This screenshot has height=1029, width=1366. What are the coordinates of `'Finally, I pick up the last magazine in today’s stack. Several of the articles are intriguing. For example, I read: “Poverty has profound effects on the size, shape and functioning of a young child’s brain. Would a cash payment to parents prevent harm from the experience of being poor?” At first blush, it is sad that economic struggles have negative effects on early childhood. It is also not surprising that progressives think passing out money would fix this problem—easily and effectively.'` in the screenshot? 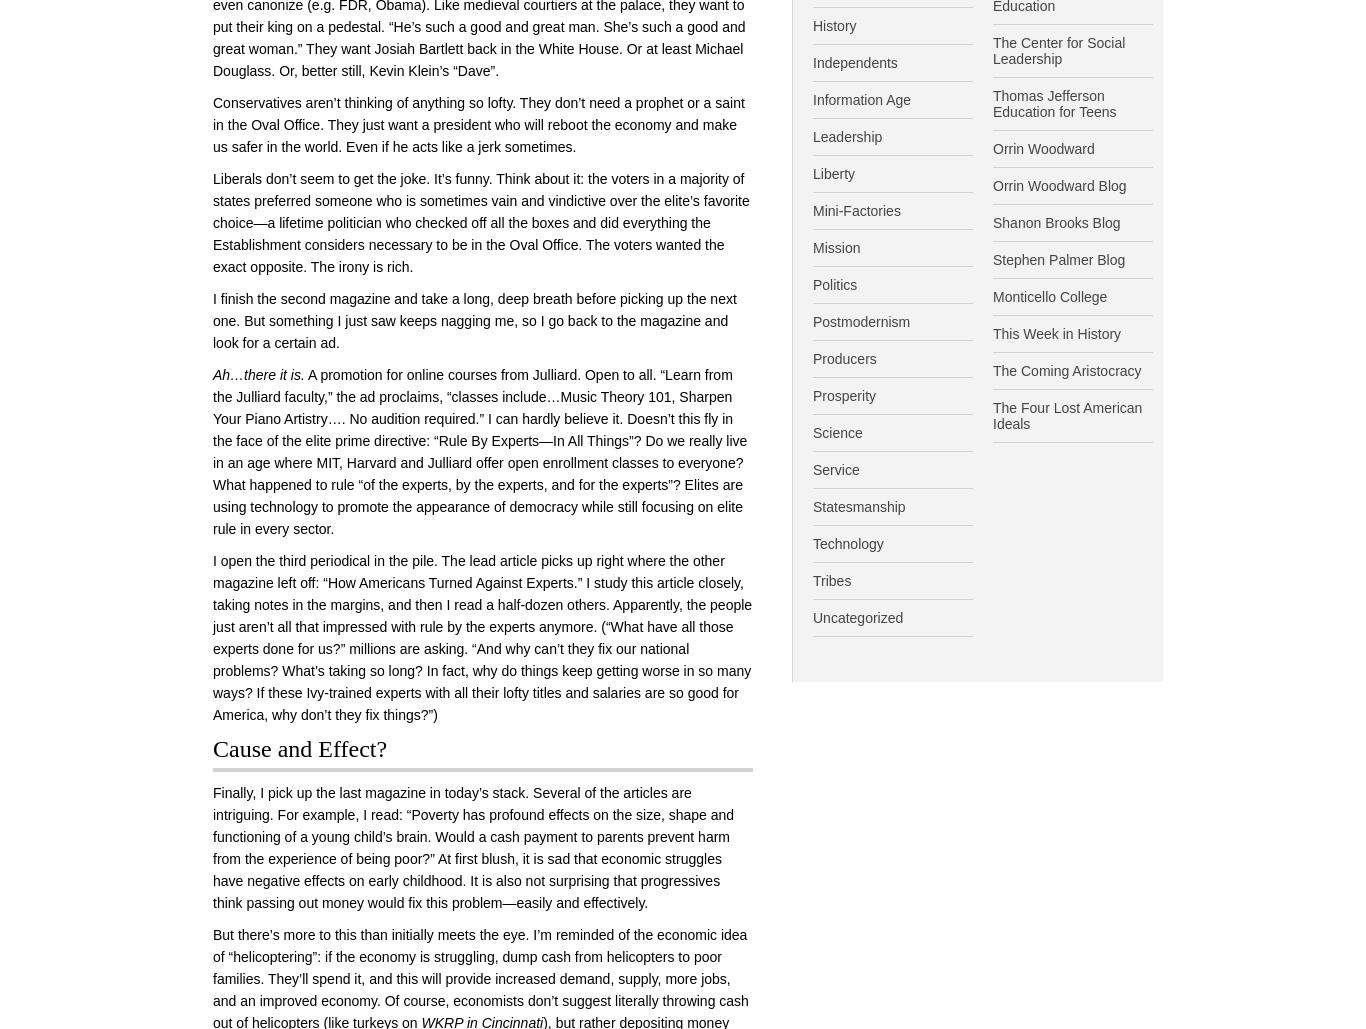 It's located at (473, 846).